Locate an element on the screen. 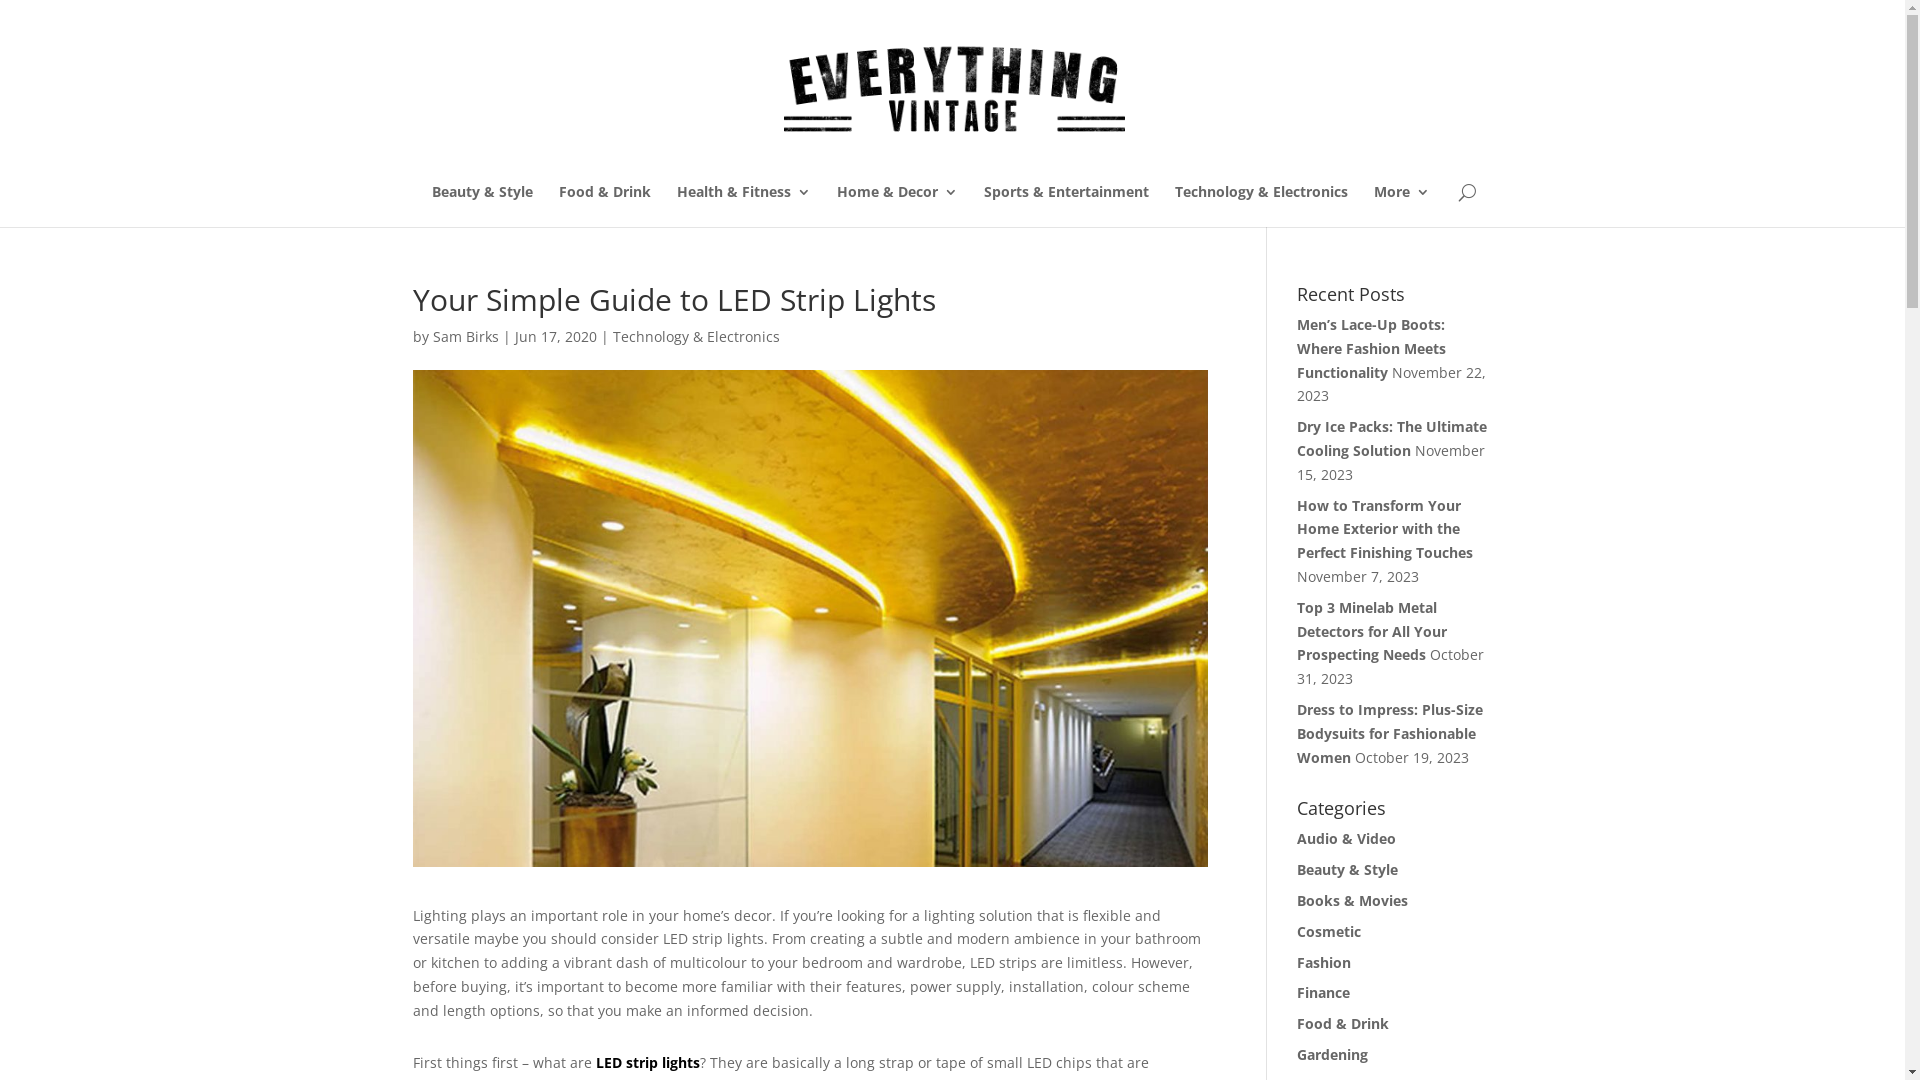 The width and height of the screenshot is (1920, 1080). 'Home & Decor' is located at coordinates (895, 205).